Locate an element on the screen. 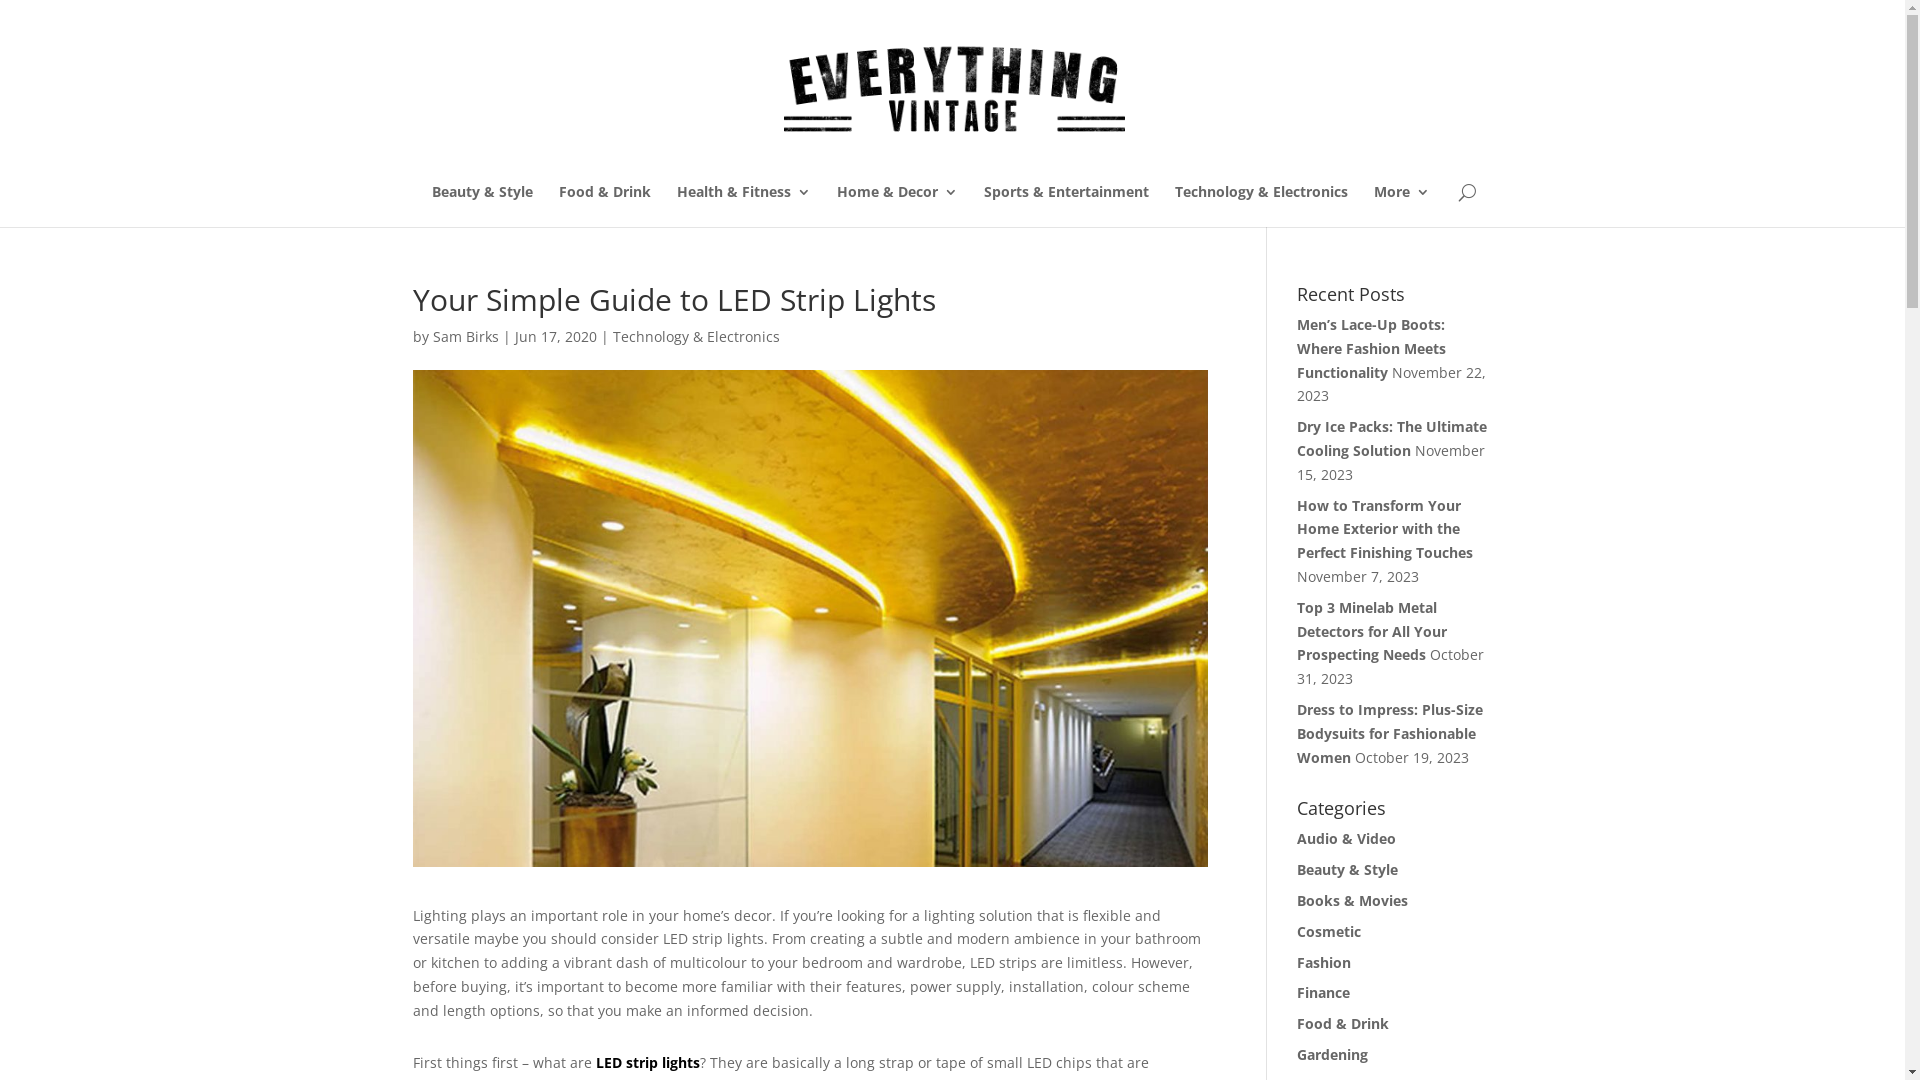 The width and height of the screenshot is (1920, 1080). 'Home & Decor' is located at coordinates (895, 205).